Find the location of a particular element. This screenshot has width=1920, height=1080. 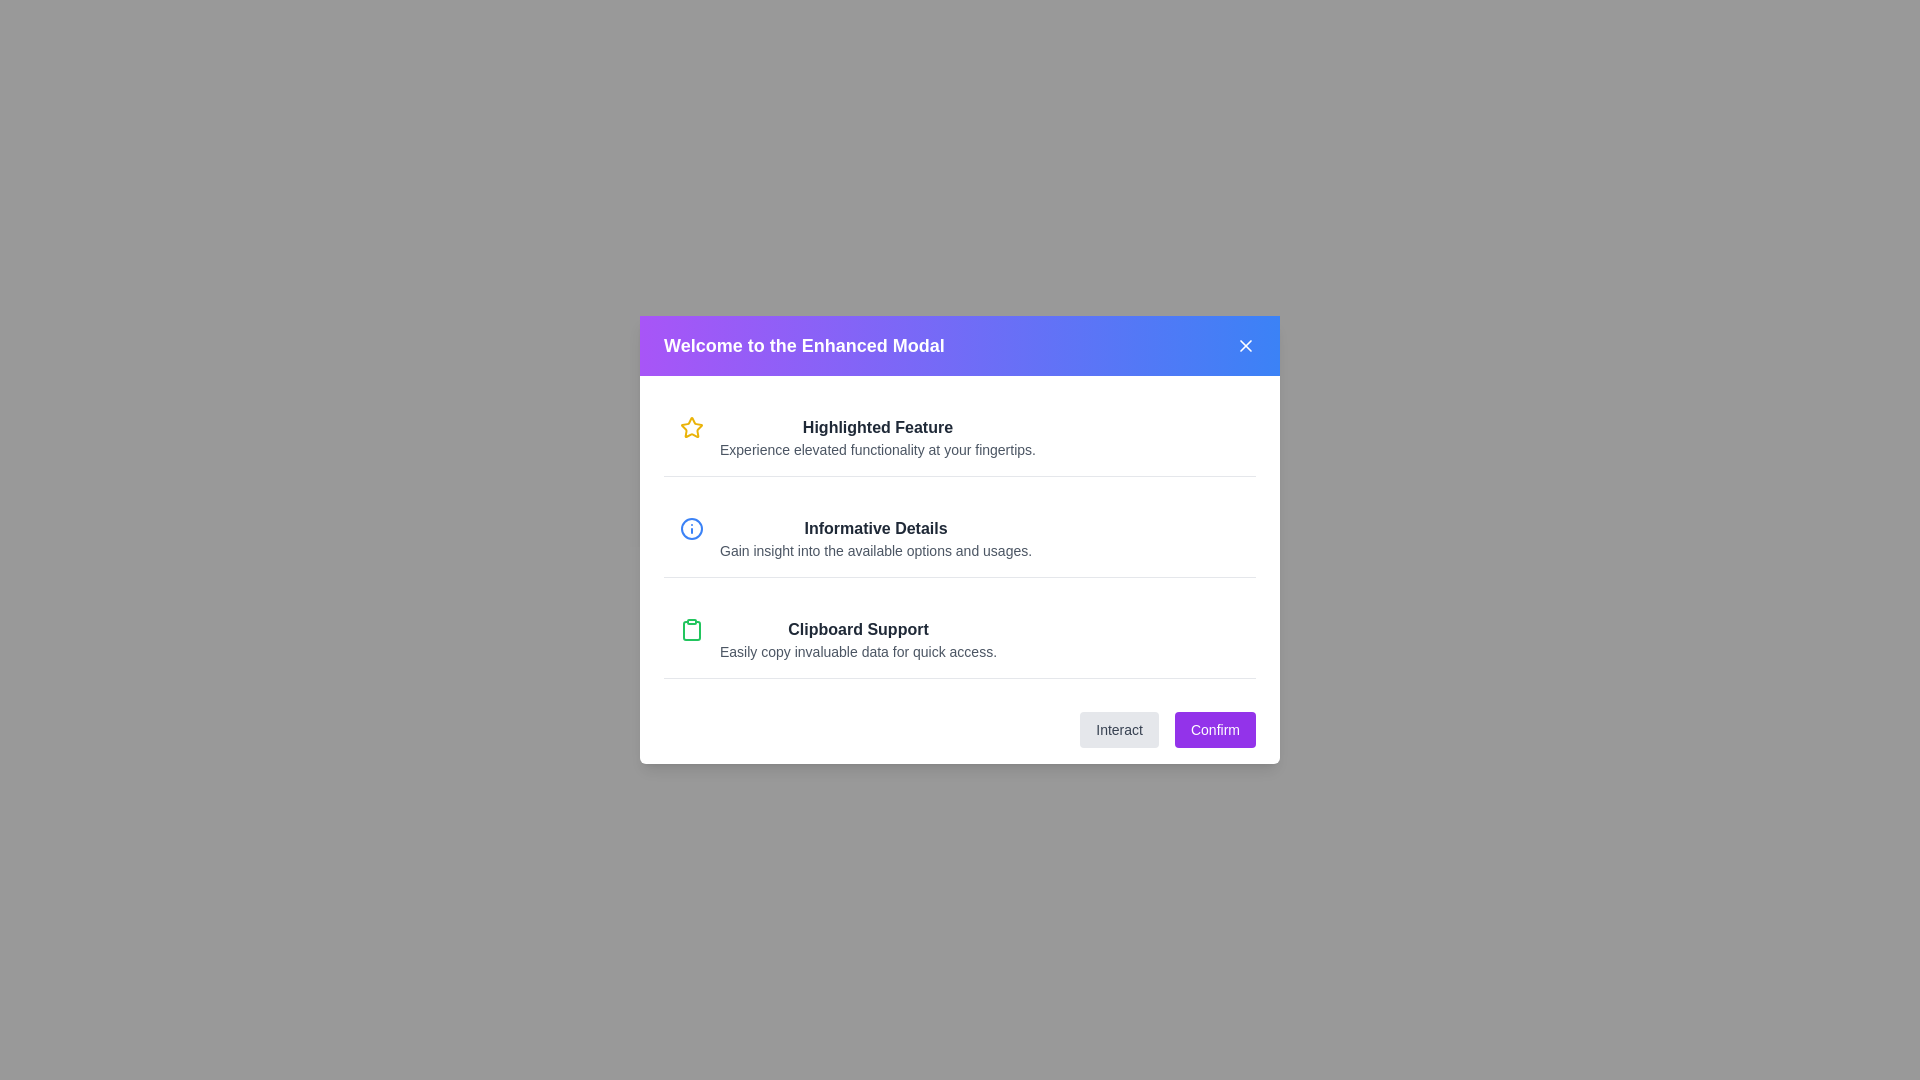

the informational block titled 'Highlighted Feature' with a yellow star icon, which includes a bold title and a description text below it is located at coordinates (960, 437).